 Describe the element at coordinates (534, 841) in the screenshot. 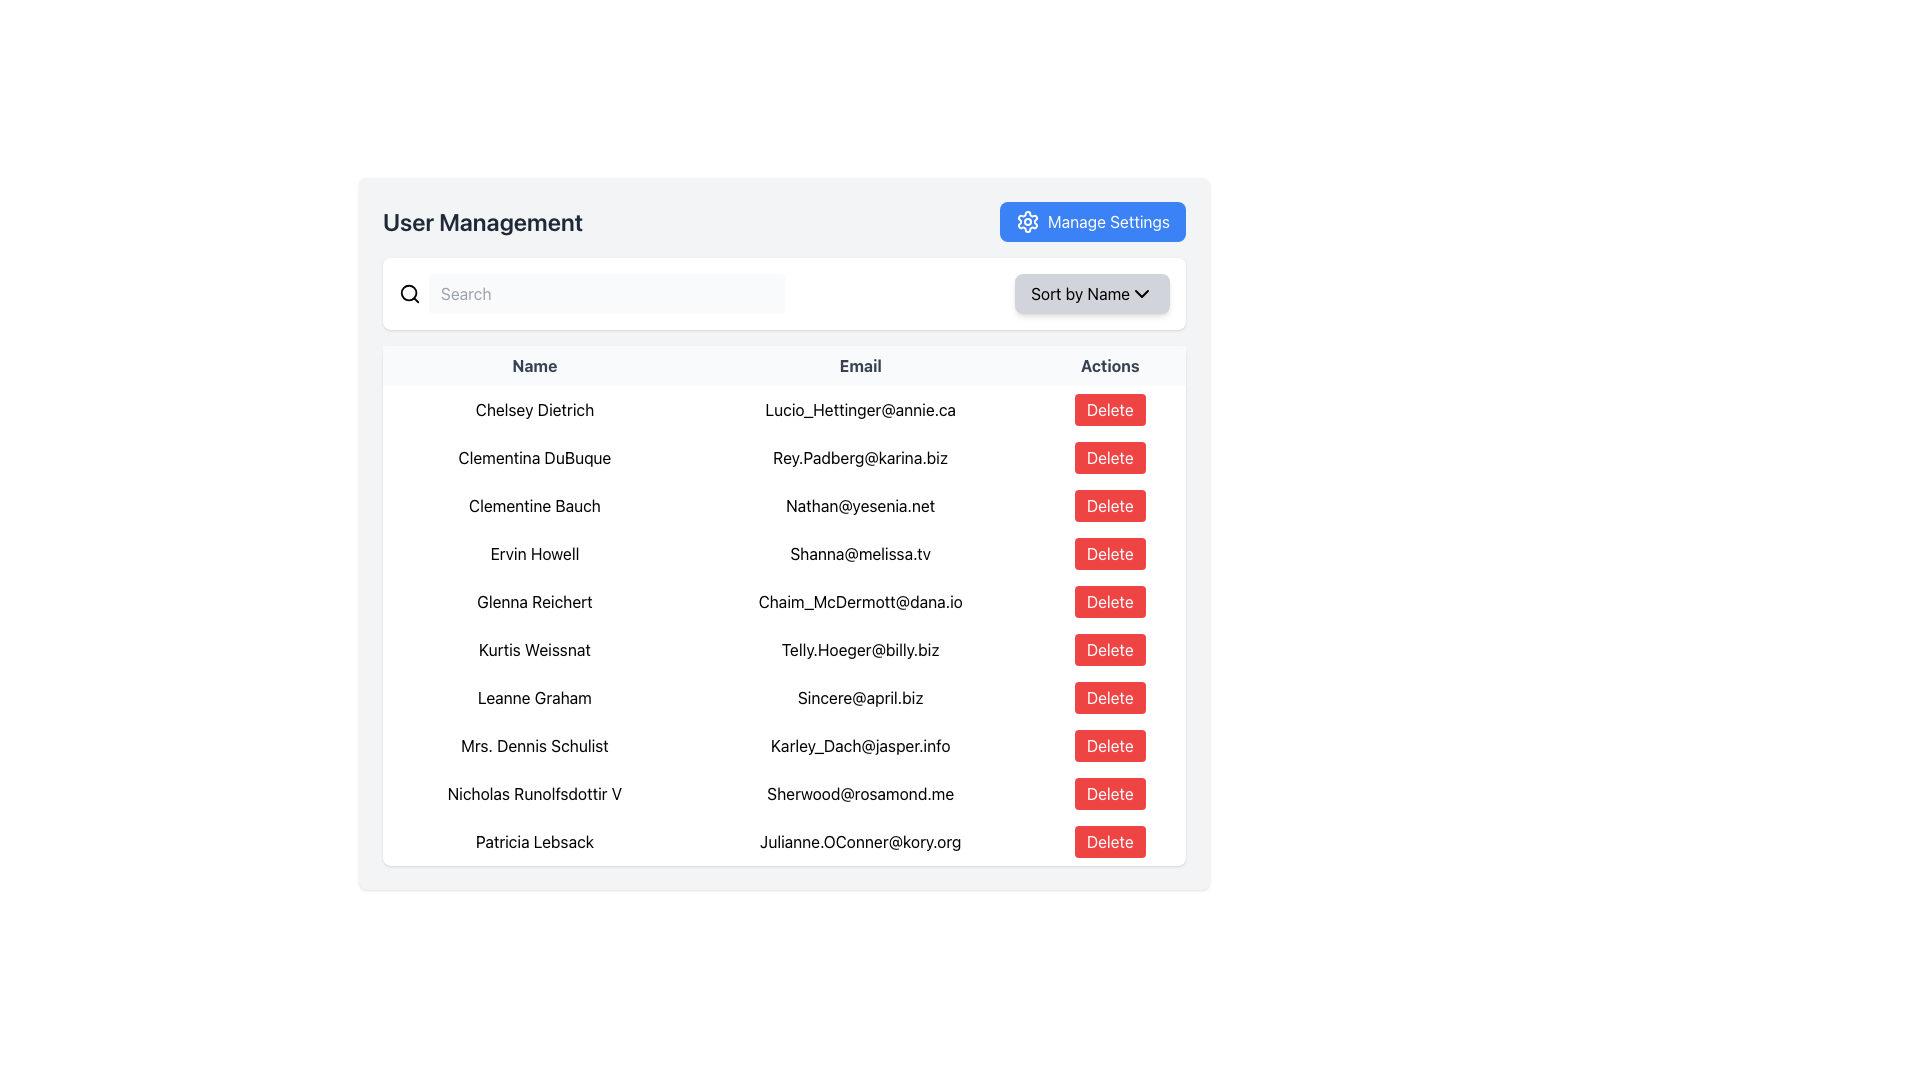

I see `text content of the Text Label displaying 'Patricia Lebsack' located in the 'Name' column of the user management table` at that location.